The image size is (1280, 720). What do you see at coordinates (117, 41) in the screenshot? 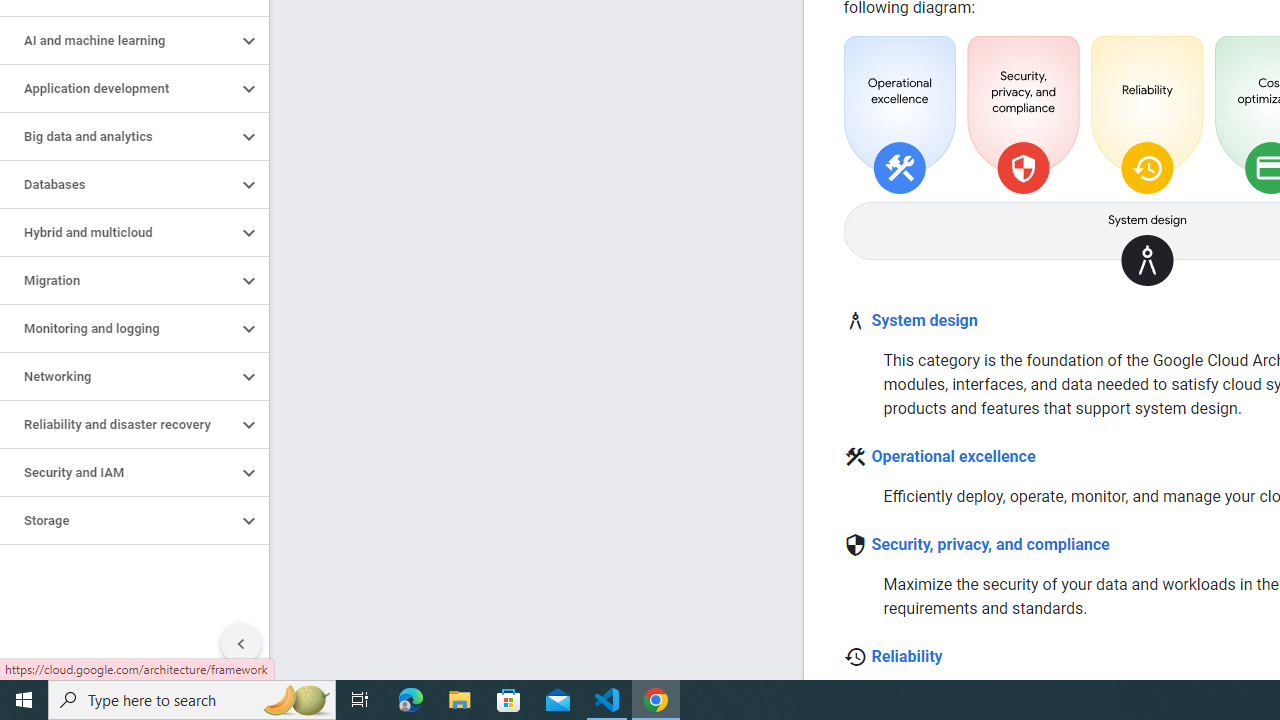
I see `'AI and machine learning'` at bounding box center [117, 41].